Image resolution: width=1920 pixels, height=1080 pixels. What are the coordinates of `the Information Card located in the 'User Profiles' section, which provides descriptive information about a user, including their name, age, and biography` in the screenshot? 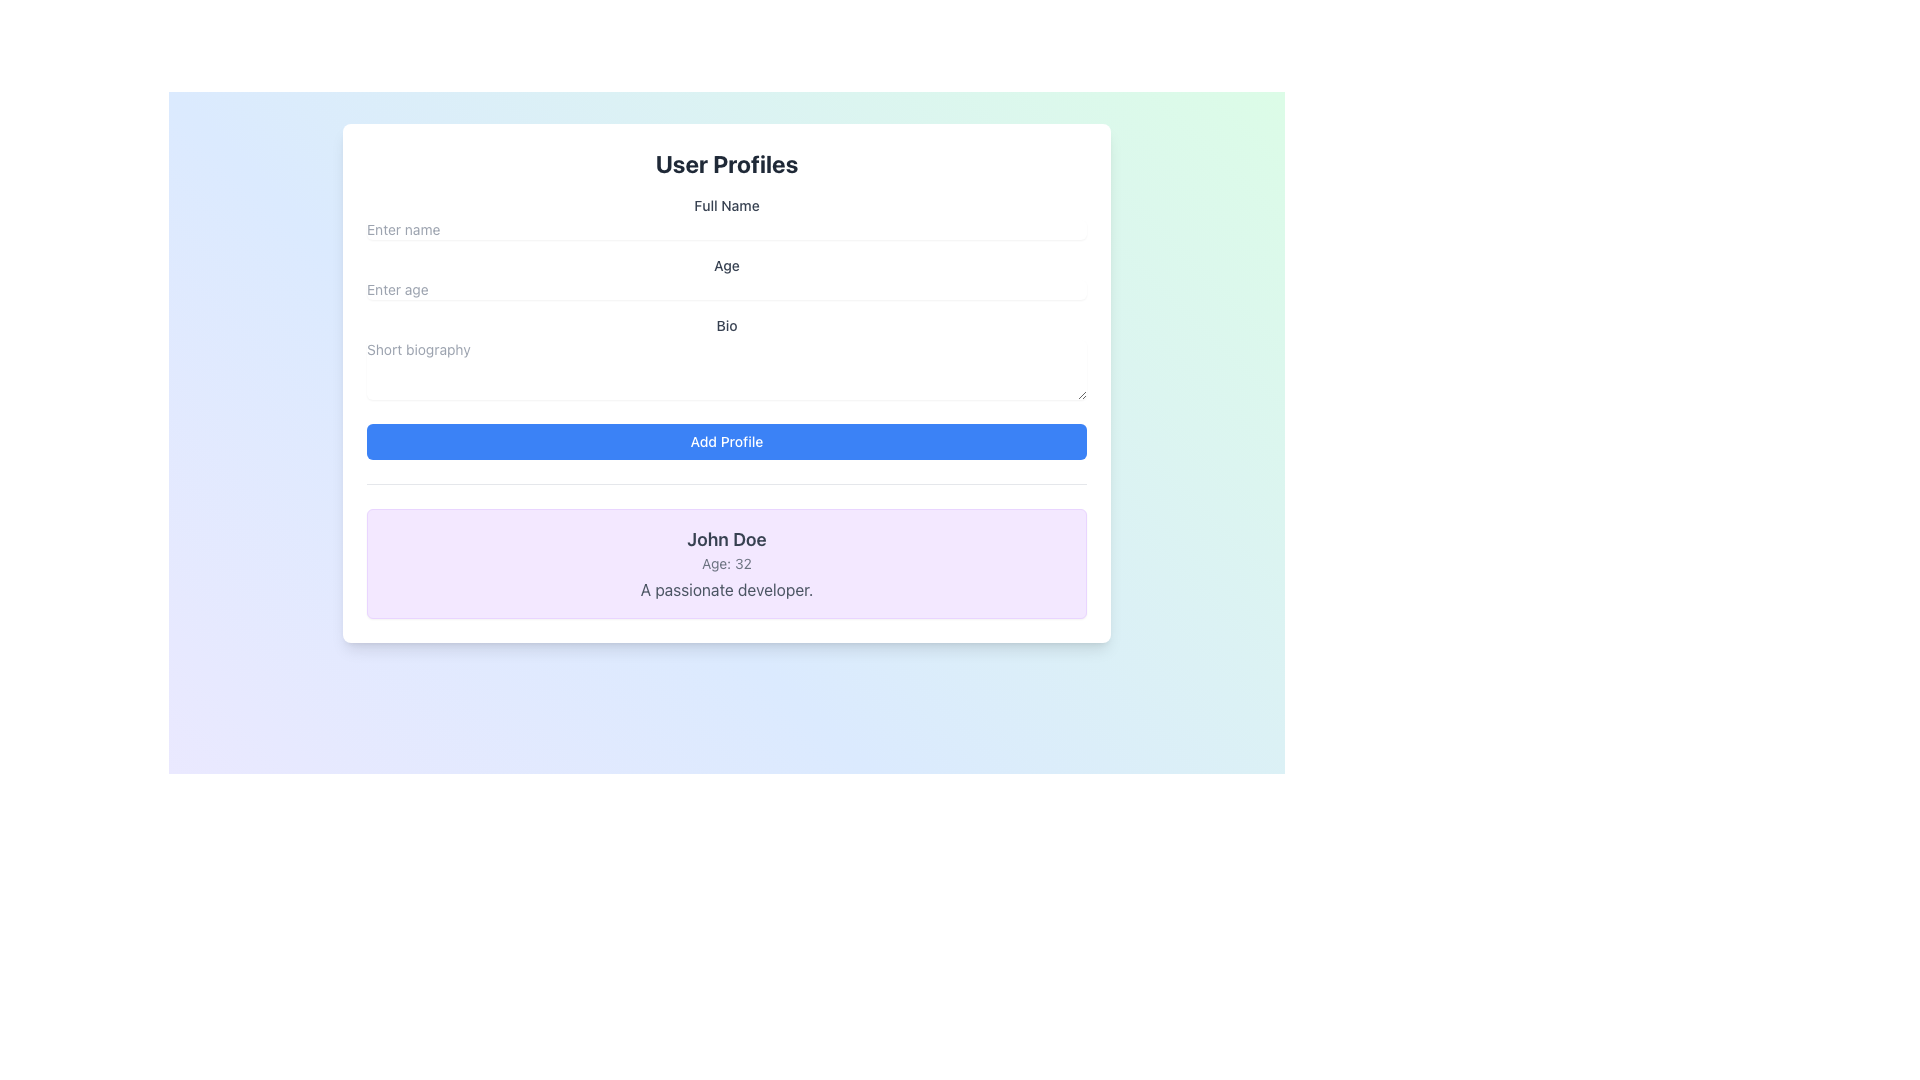 It's located at (725, 563).